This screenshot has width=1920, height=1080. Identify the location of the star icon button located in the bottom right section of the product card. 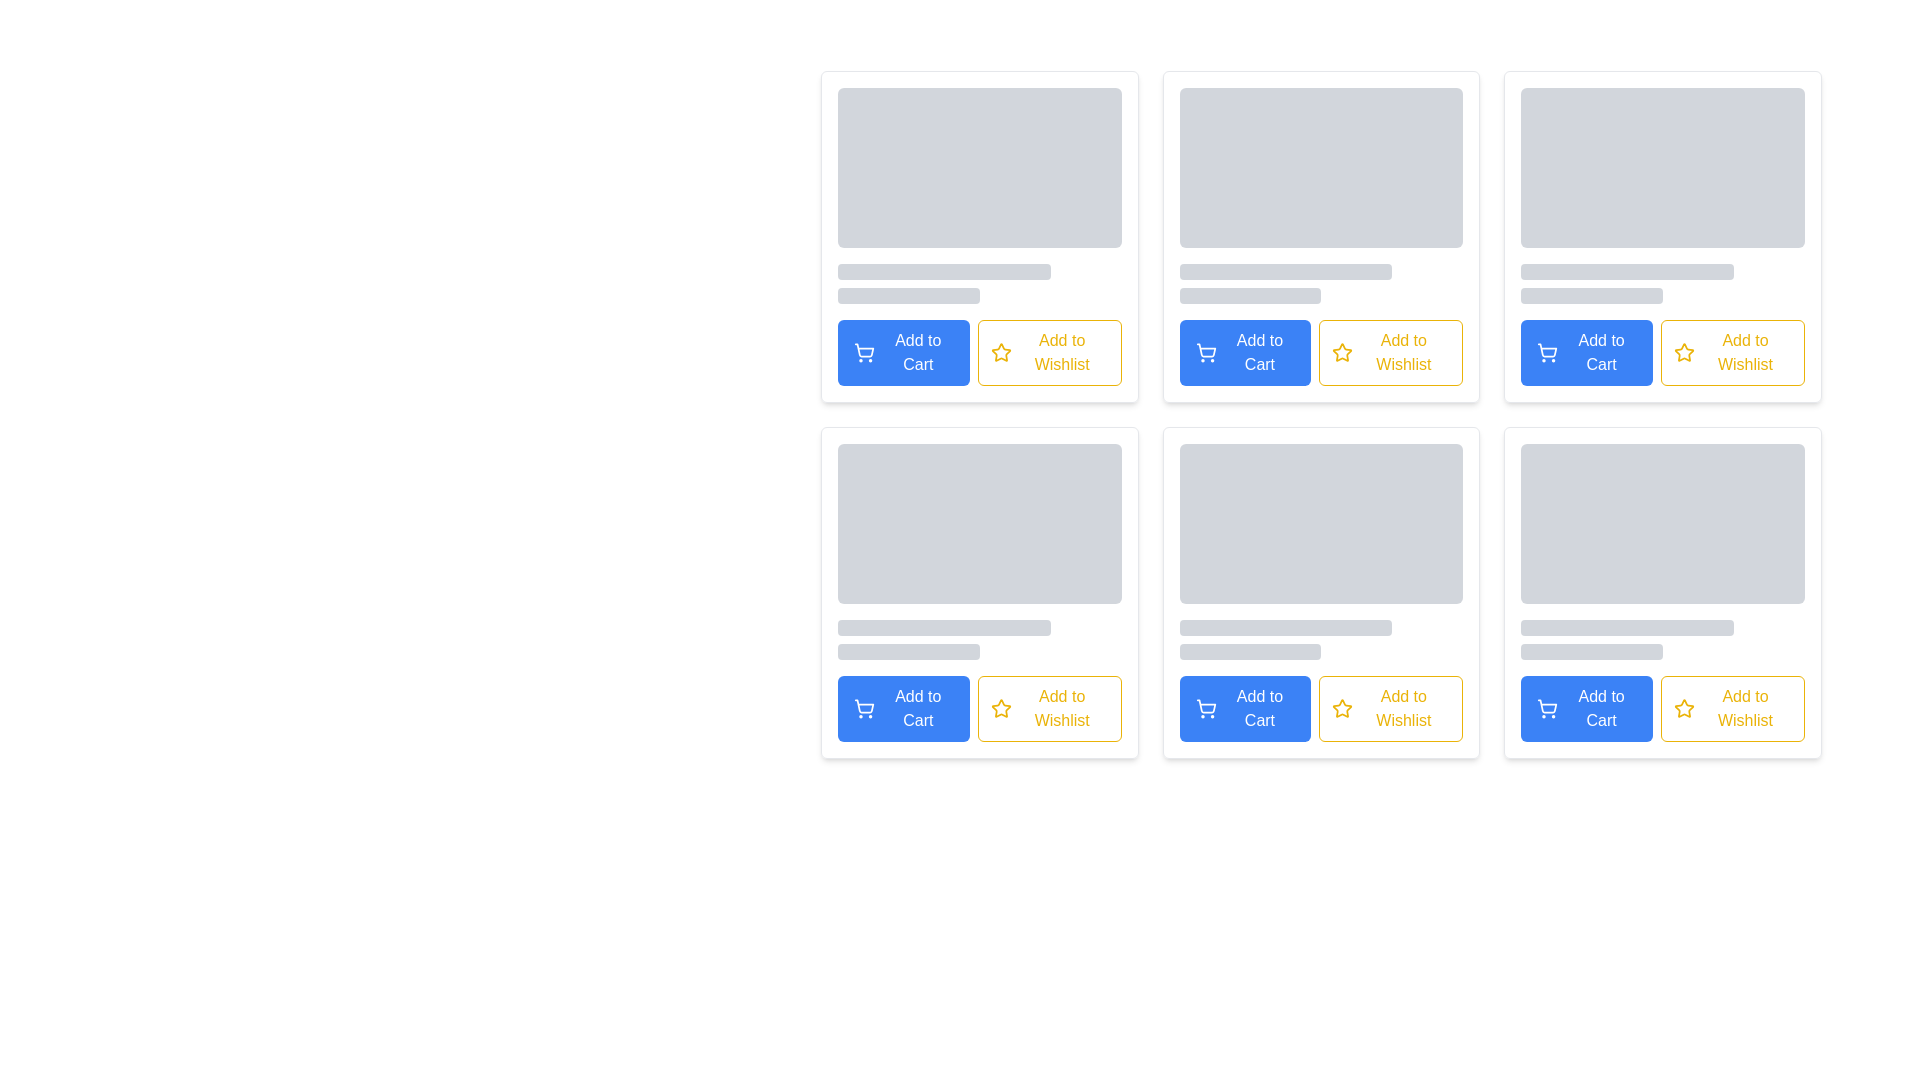
(1683, 707).